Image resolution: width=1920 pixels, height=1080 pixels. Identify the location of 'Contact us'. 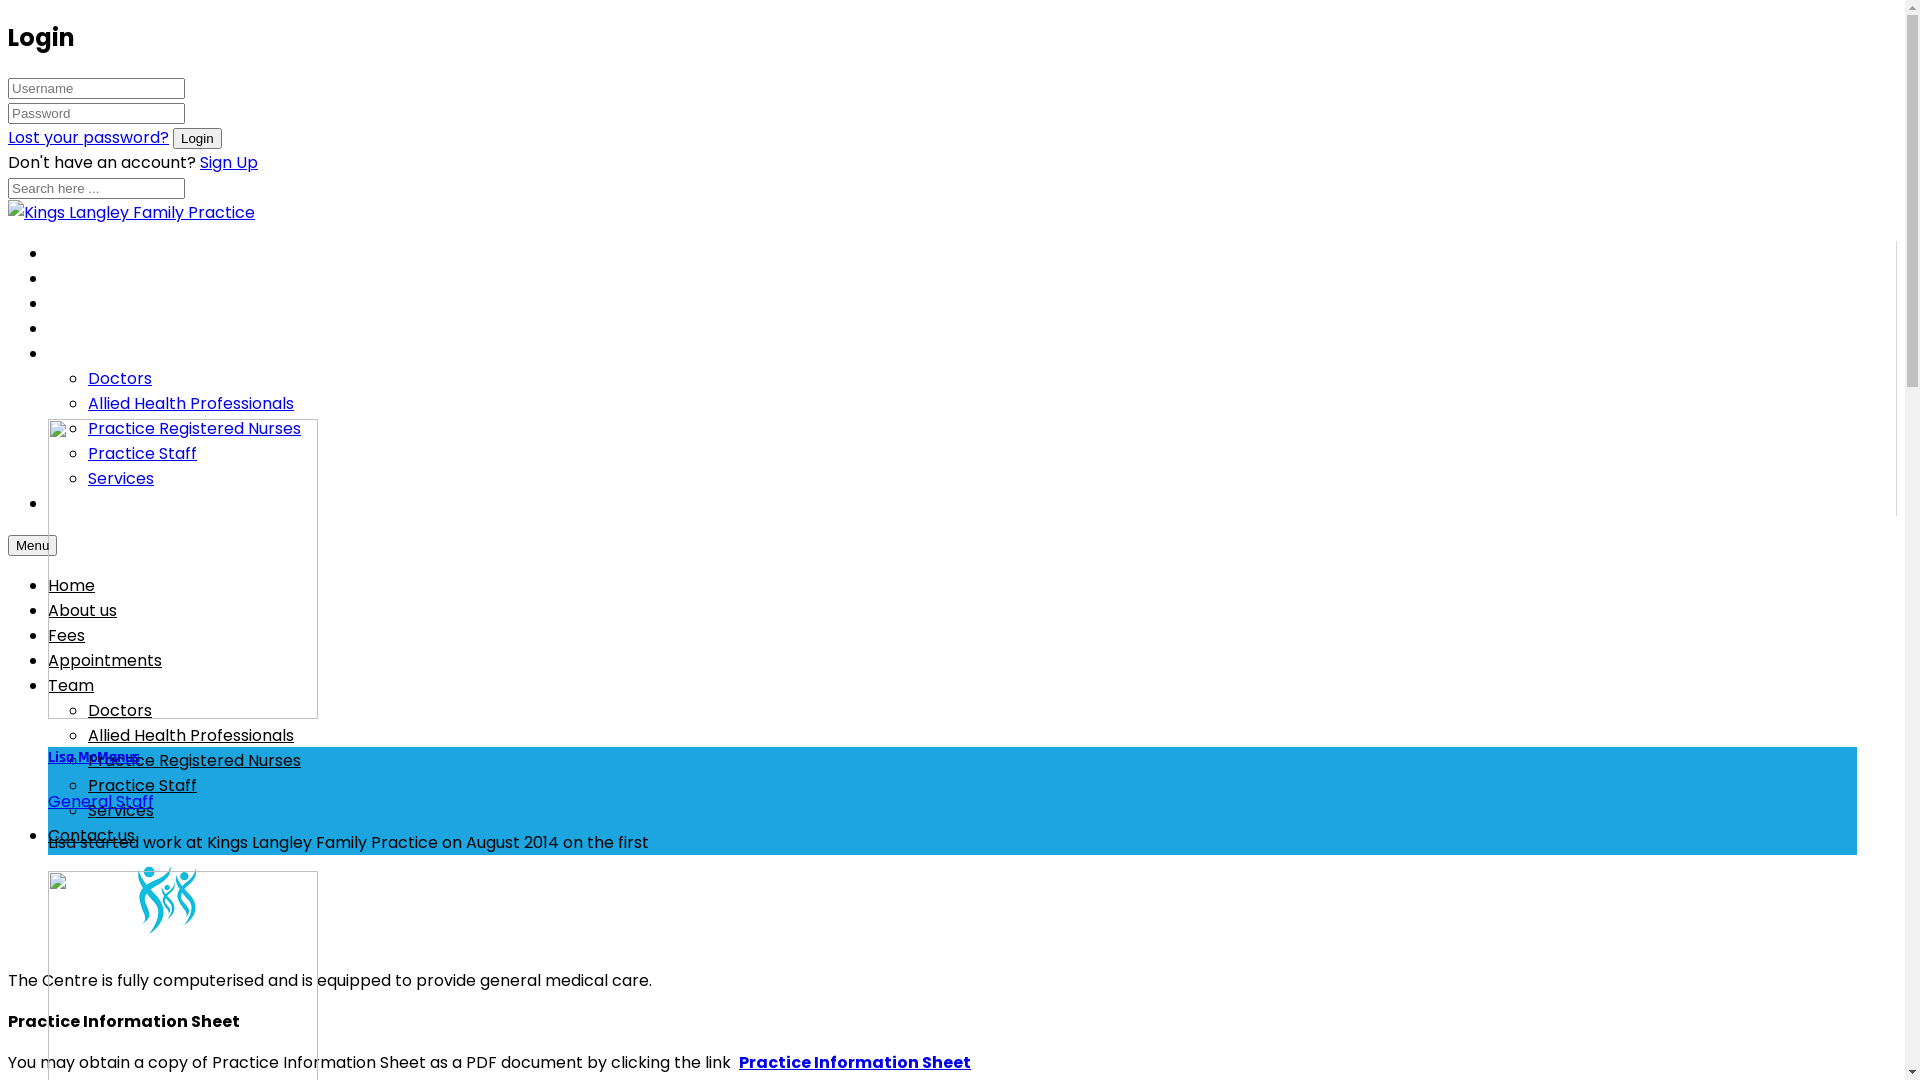
(90, 835).